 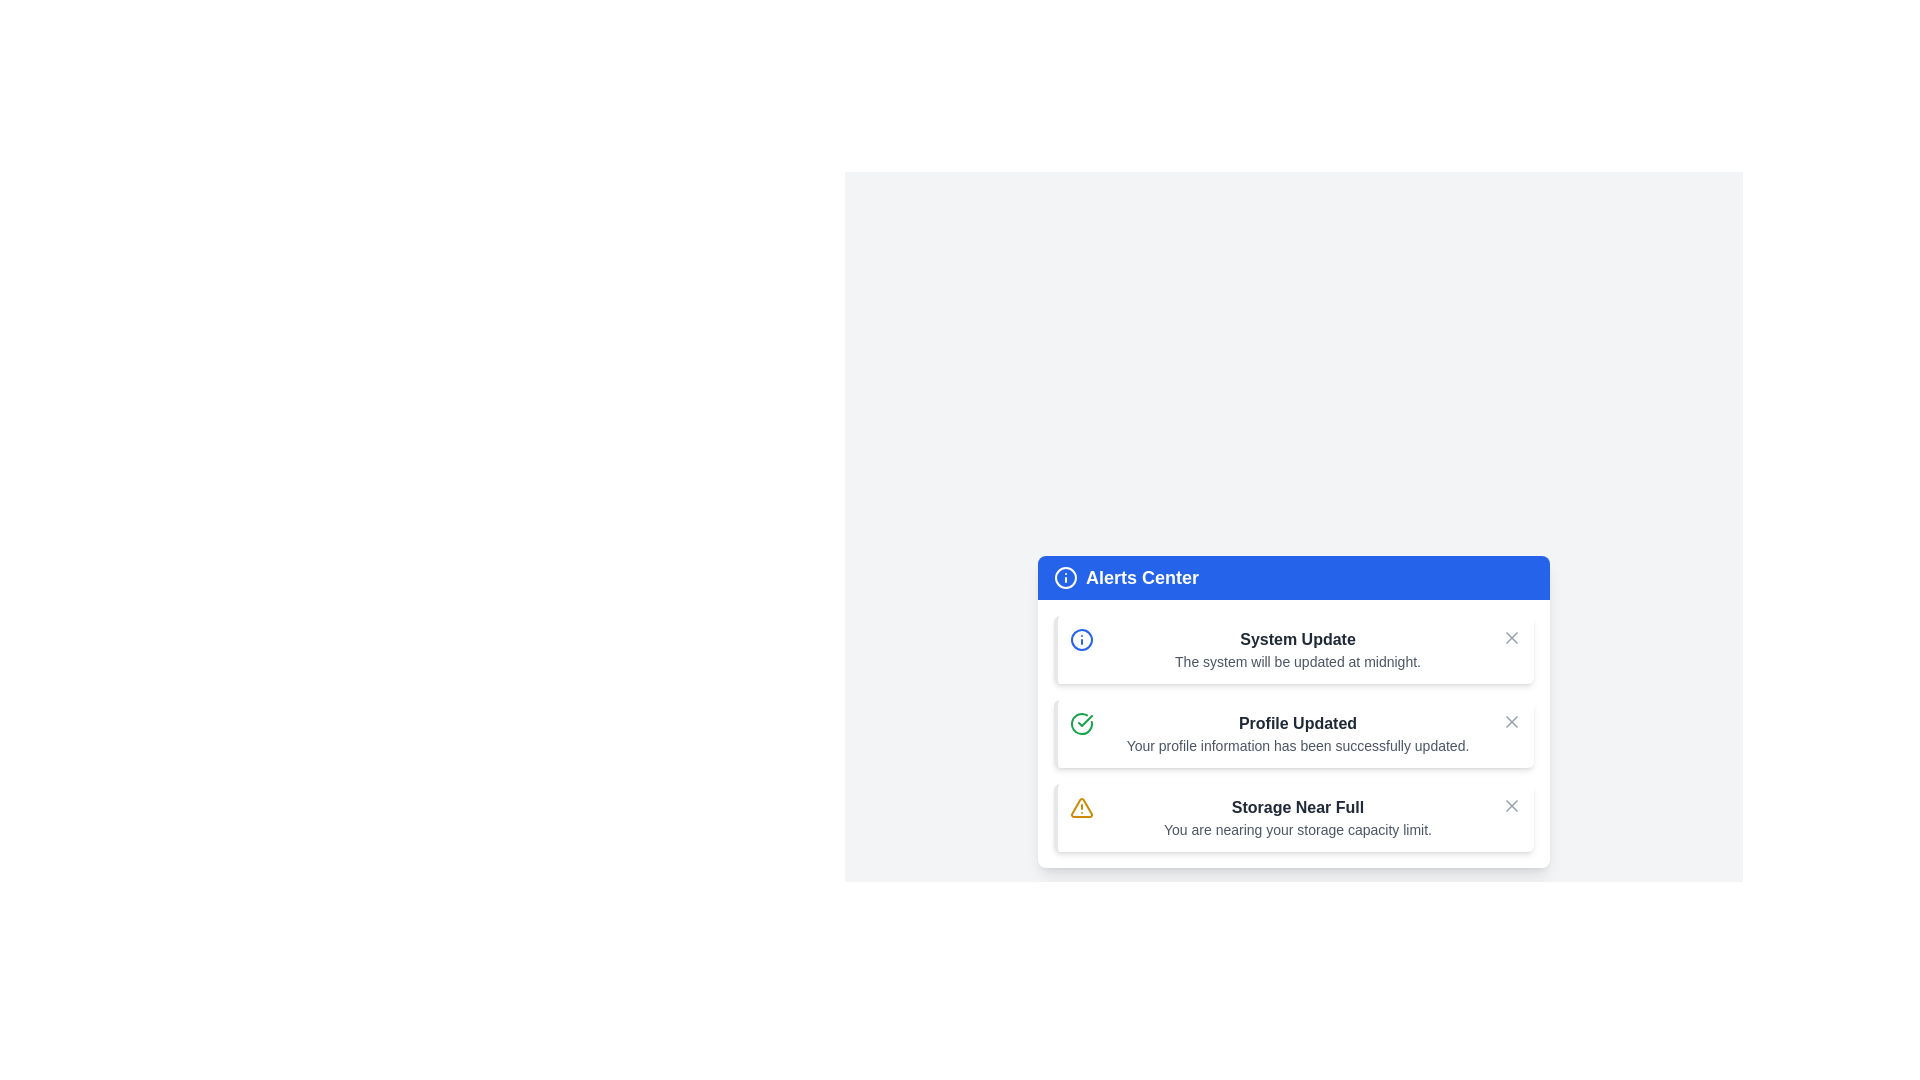 What do you see at coordinates (1297, 662) in the screenshot?
I see `text content of the text label located below the 'System Update' header in the Alerts Center interface, which provides additional information regarding the system update` at bounding box center [1297, 662].